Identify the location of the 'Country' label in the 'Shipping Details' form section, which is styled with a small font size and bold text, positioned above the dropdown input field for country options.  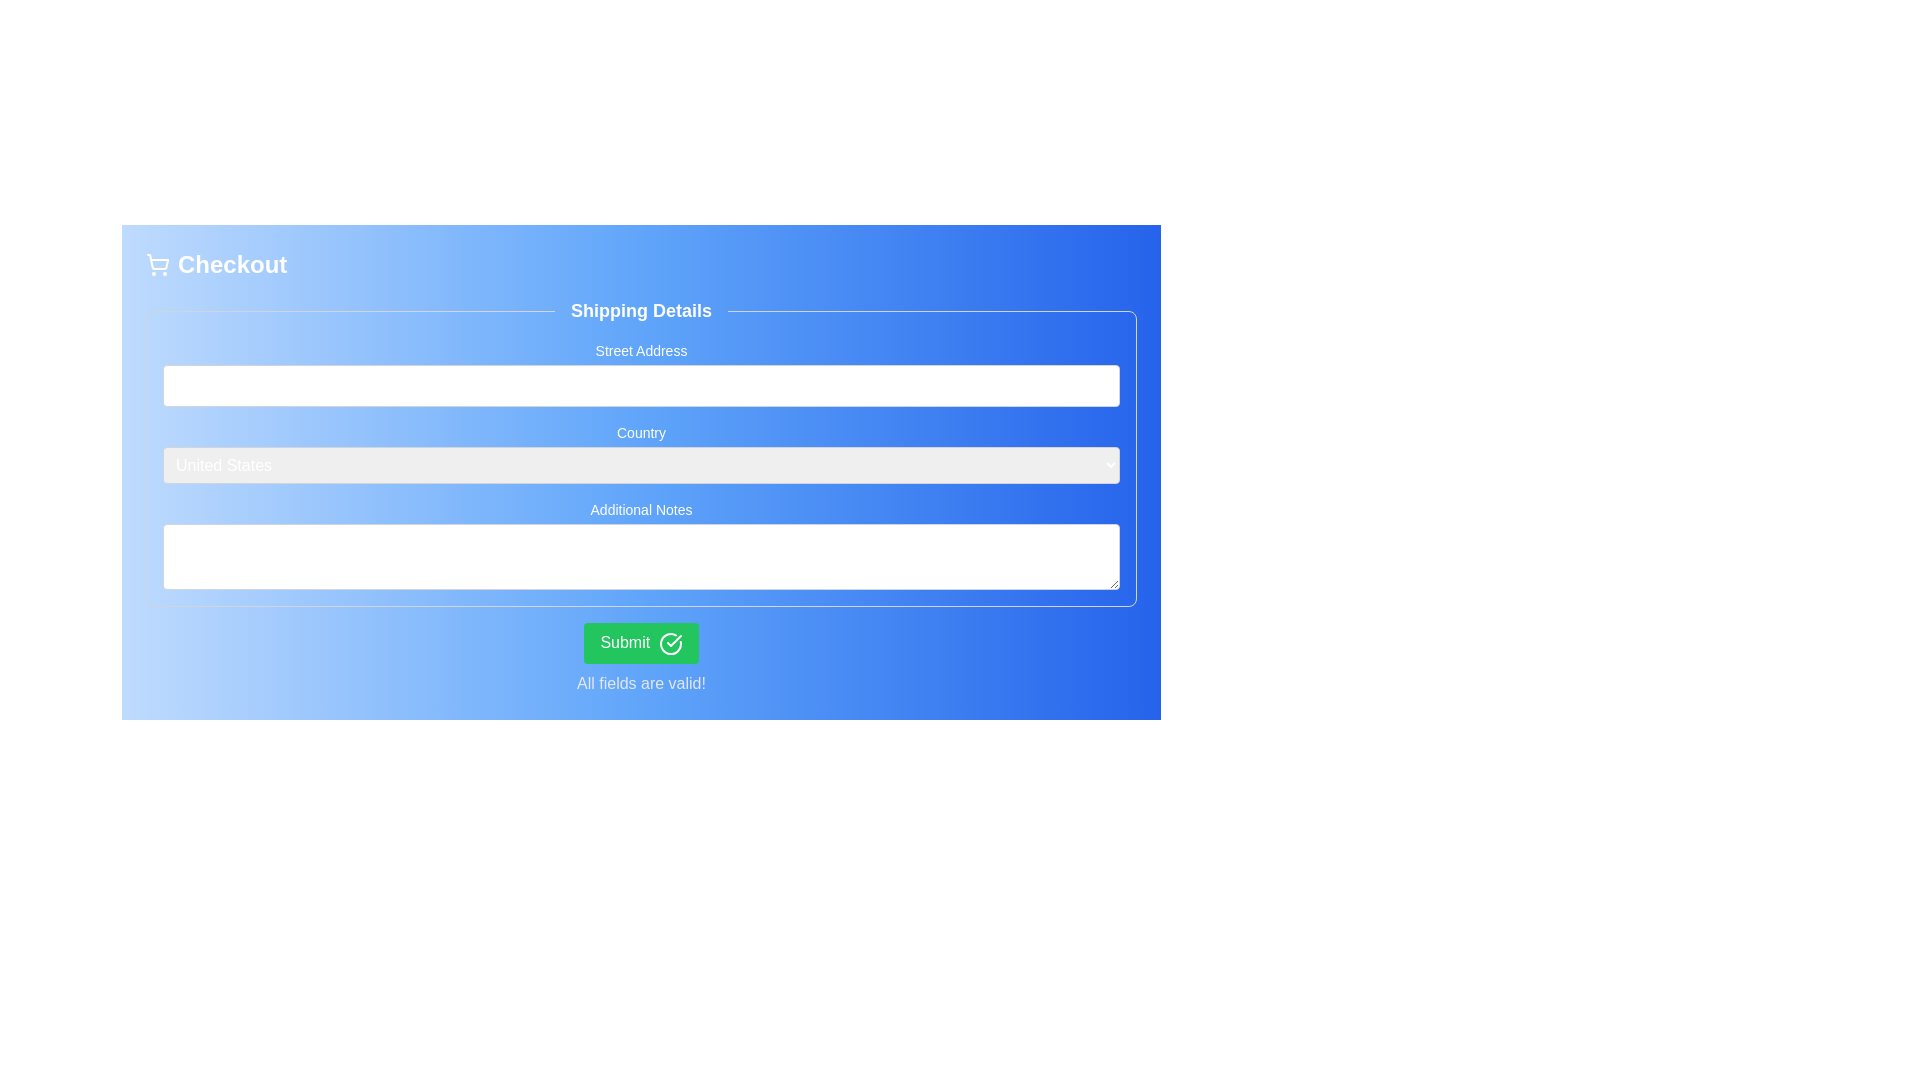
(641, 431).